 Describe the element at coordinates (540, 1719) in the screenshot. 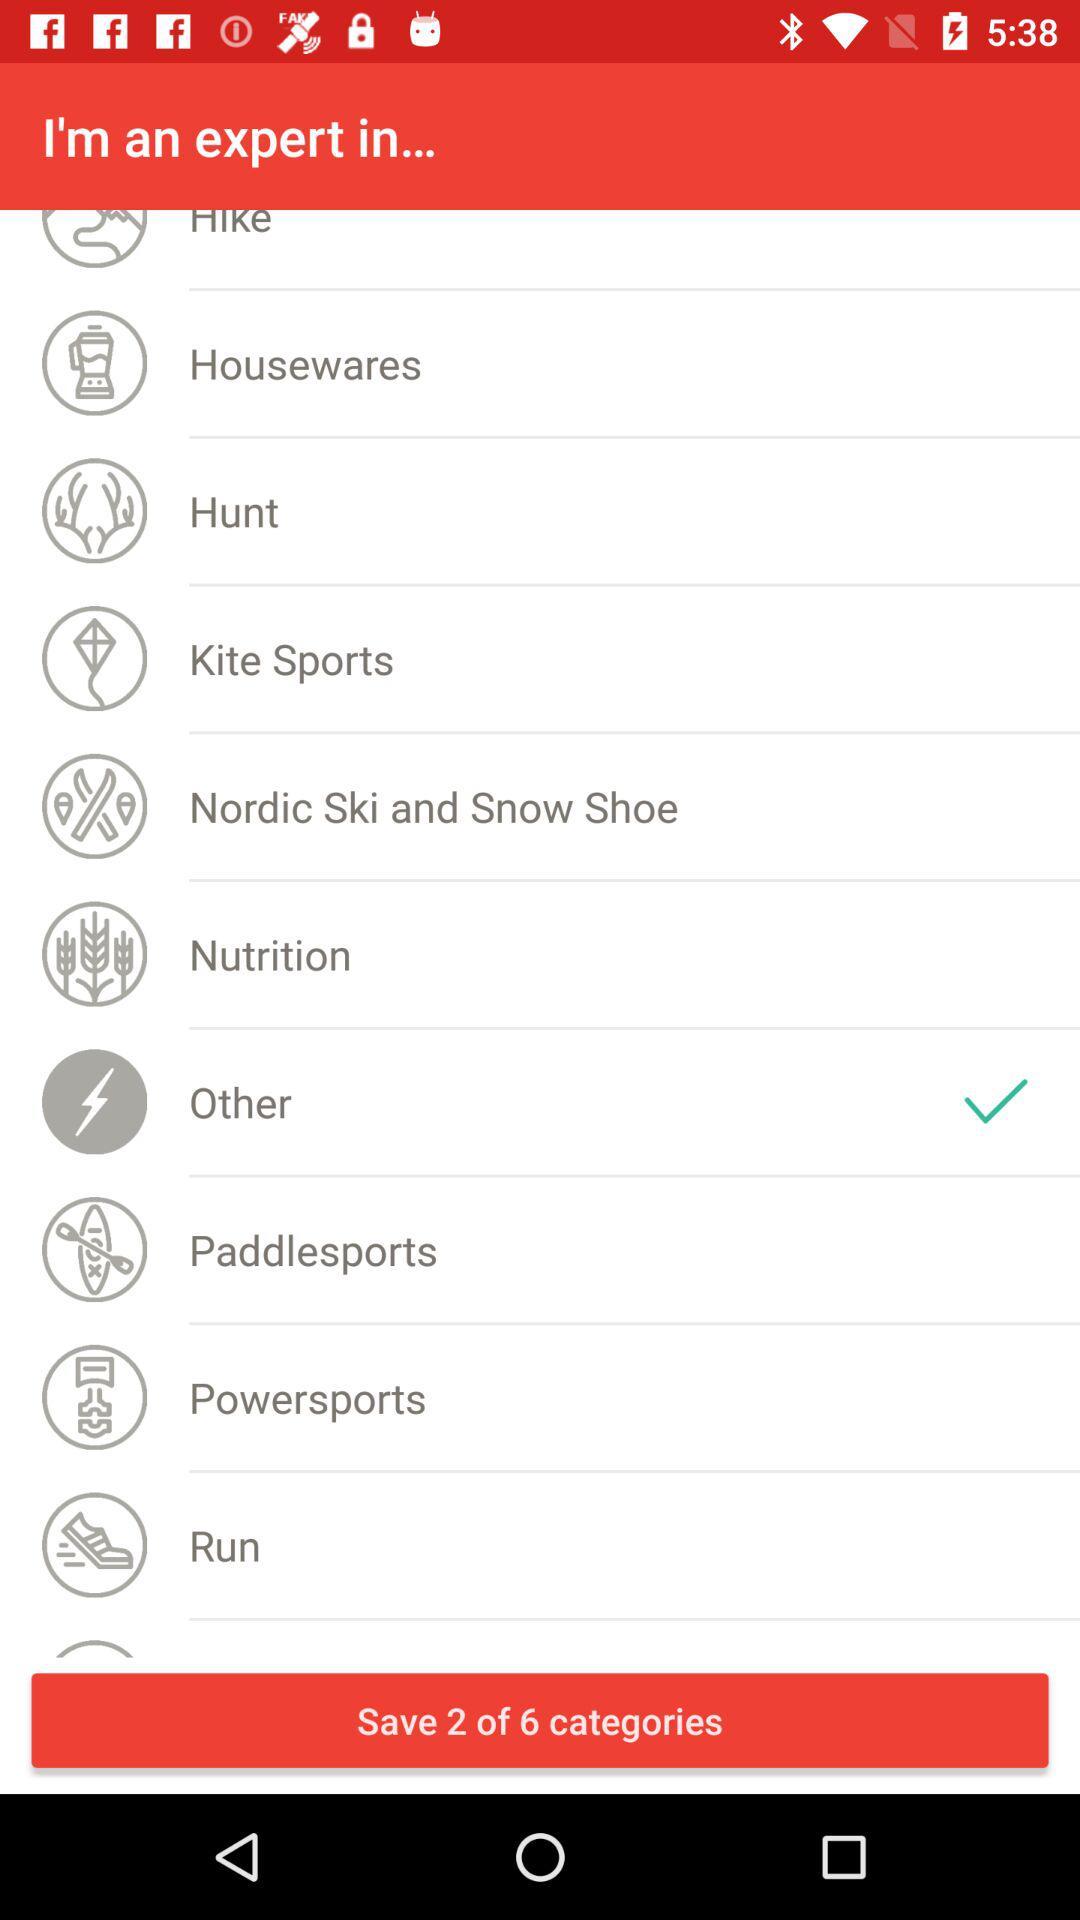

I see `the save 2 of item` at that location.